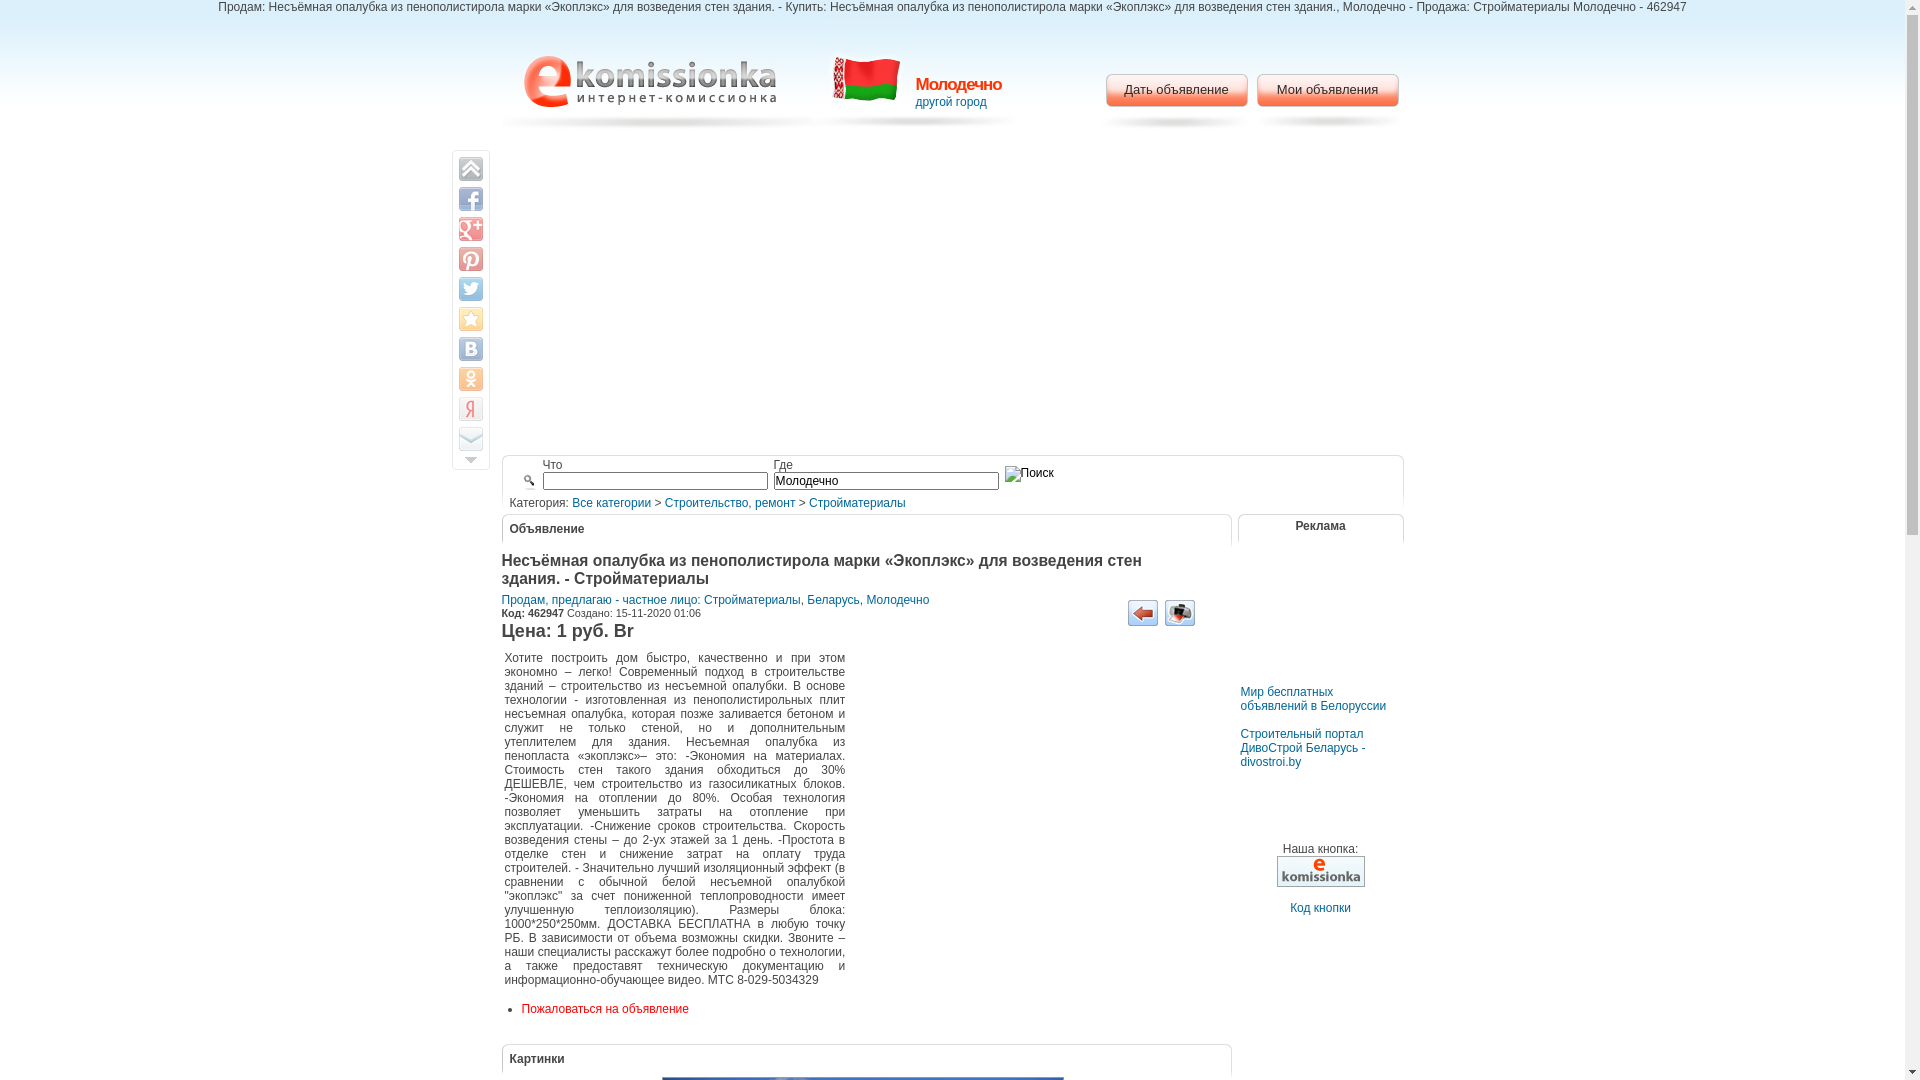 This screenshot has height=1080, width=1920. Describe the element at coordinates (469, 378) in the screenshot. I see `'Share to Odnoklassniki.ru'` at that location.